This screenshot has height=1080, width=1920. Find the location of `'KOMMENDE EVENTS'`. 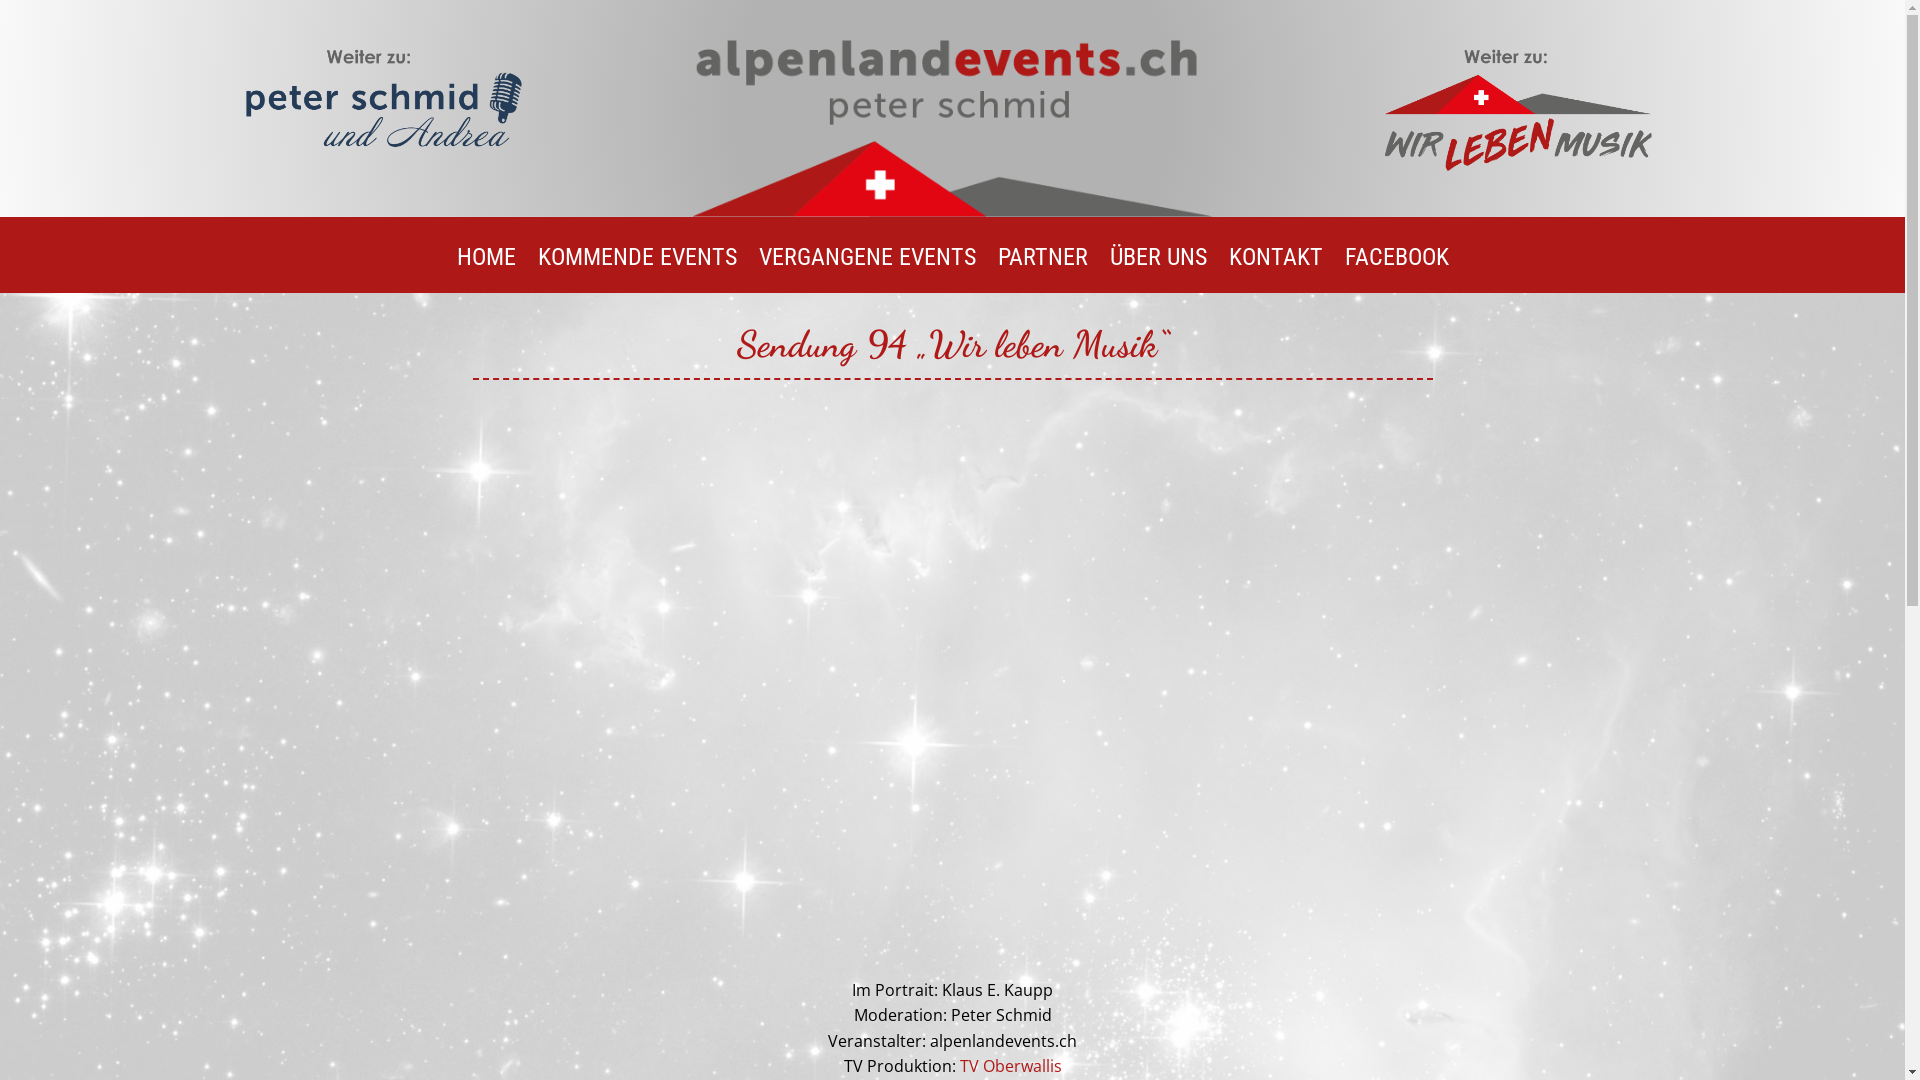

'KOMMENDE EVENTS' is located at coordinates (636, 271).